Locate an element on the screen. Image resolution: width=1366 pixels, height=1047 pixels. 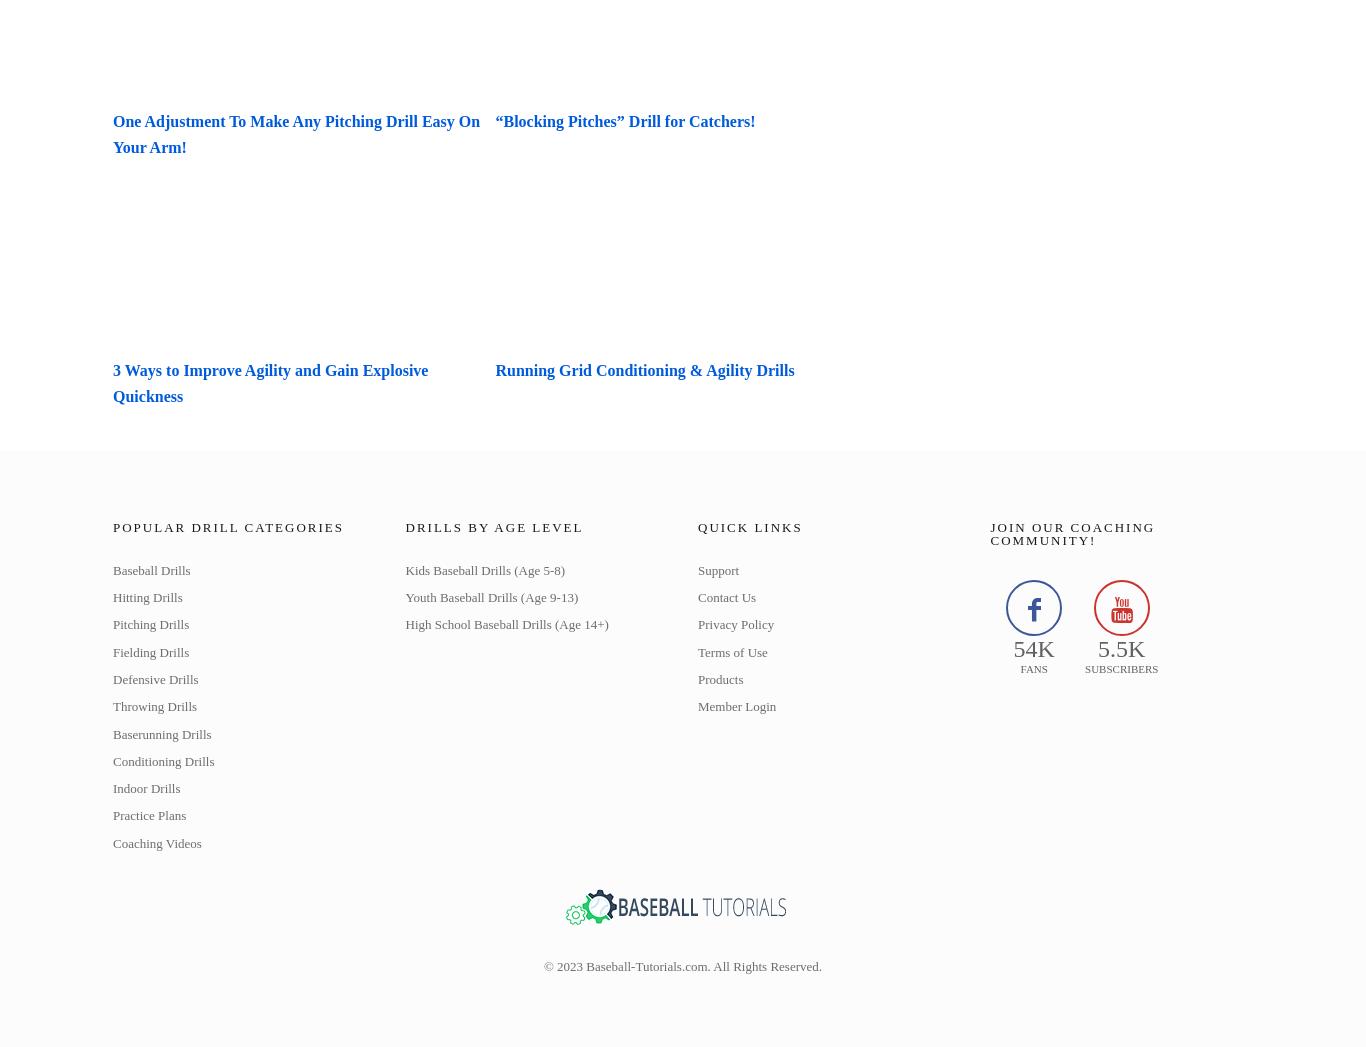
'Baseball Drills' is located at coordinates (150, 569).